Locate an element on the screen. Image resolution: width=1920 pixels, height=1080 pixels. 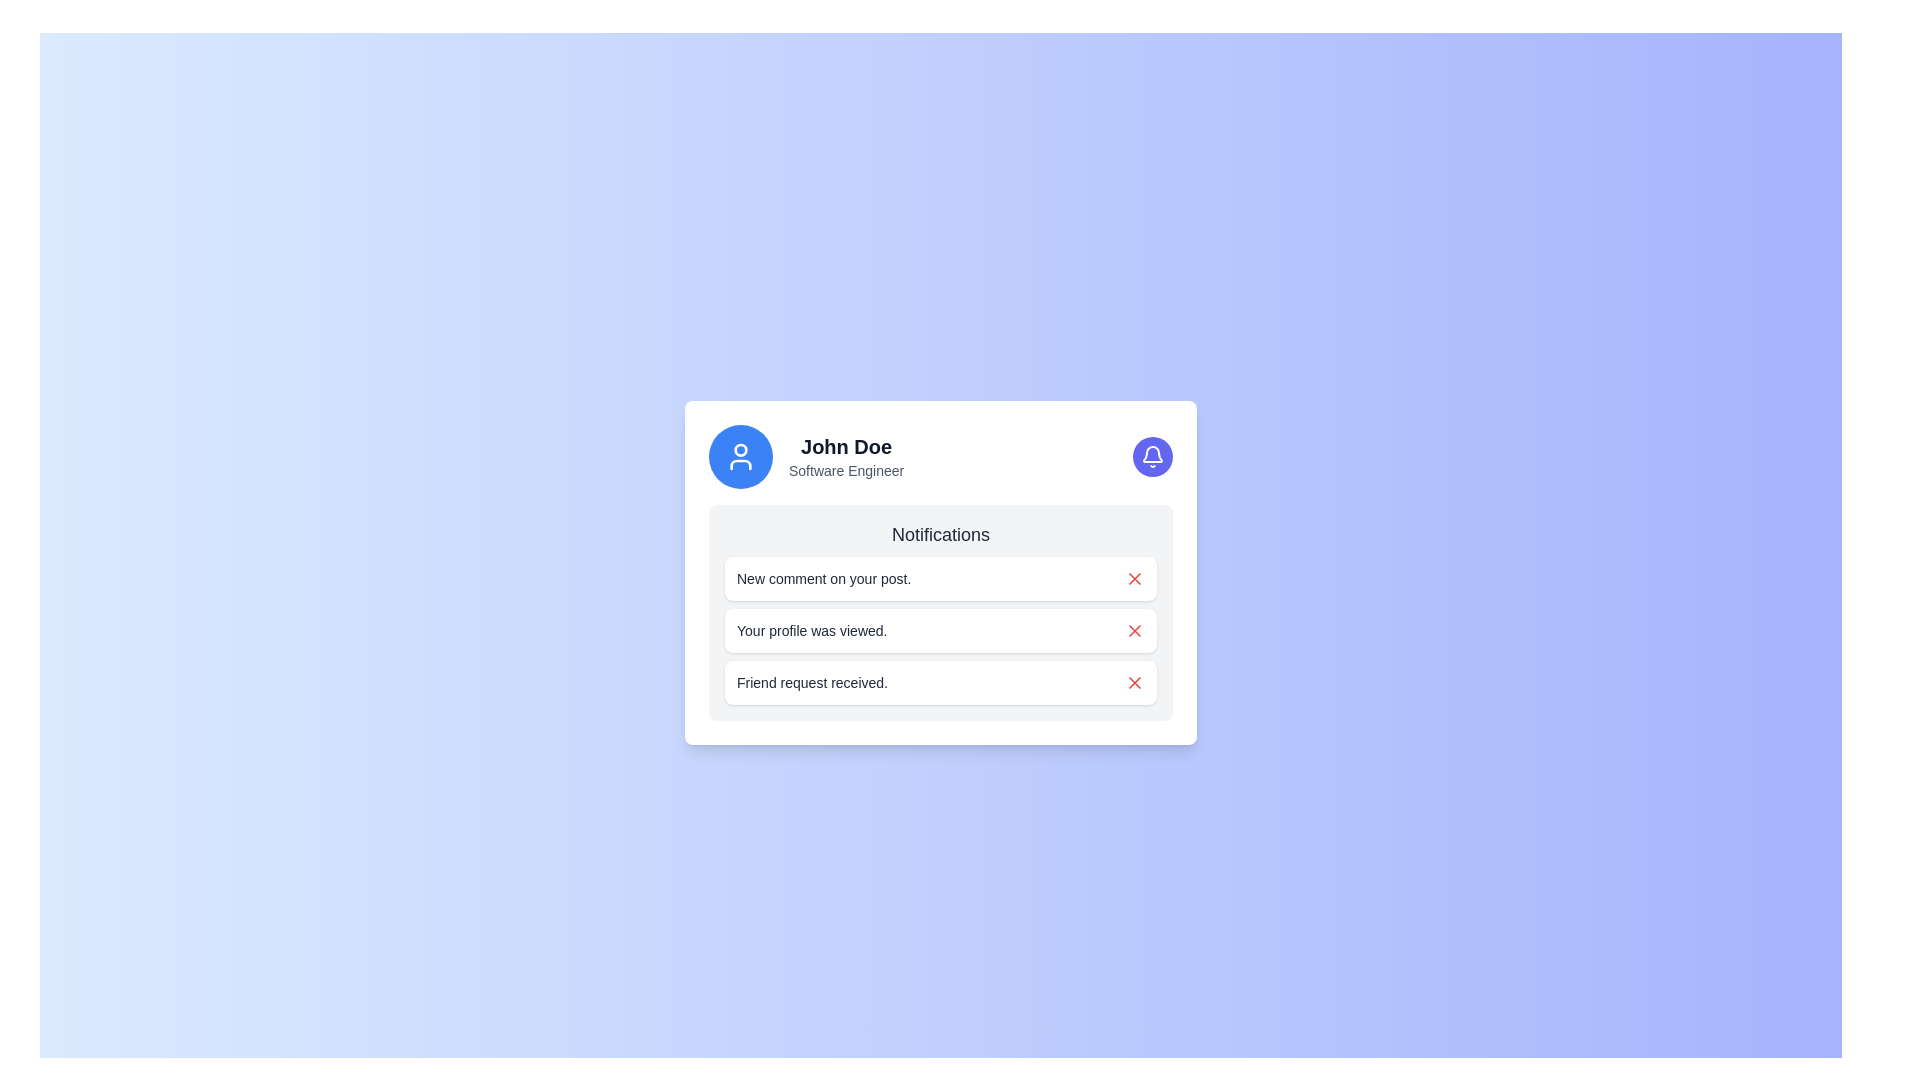
the Profile Display Component is located at coordinates (806, 456).